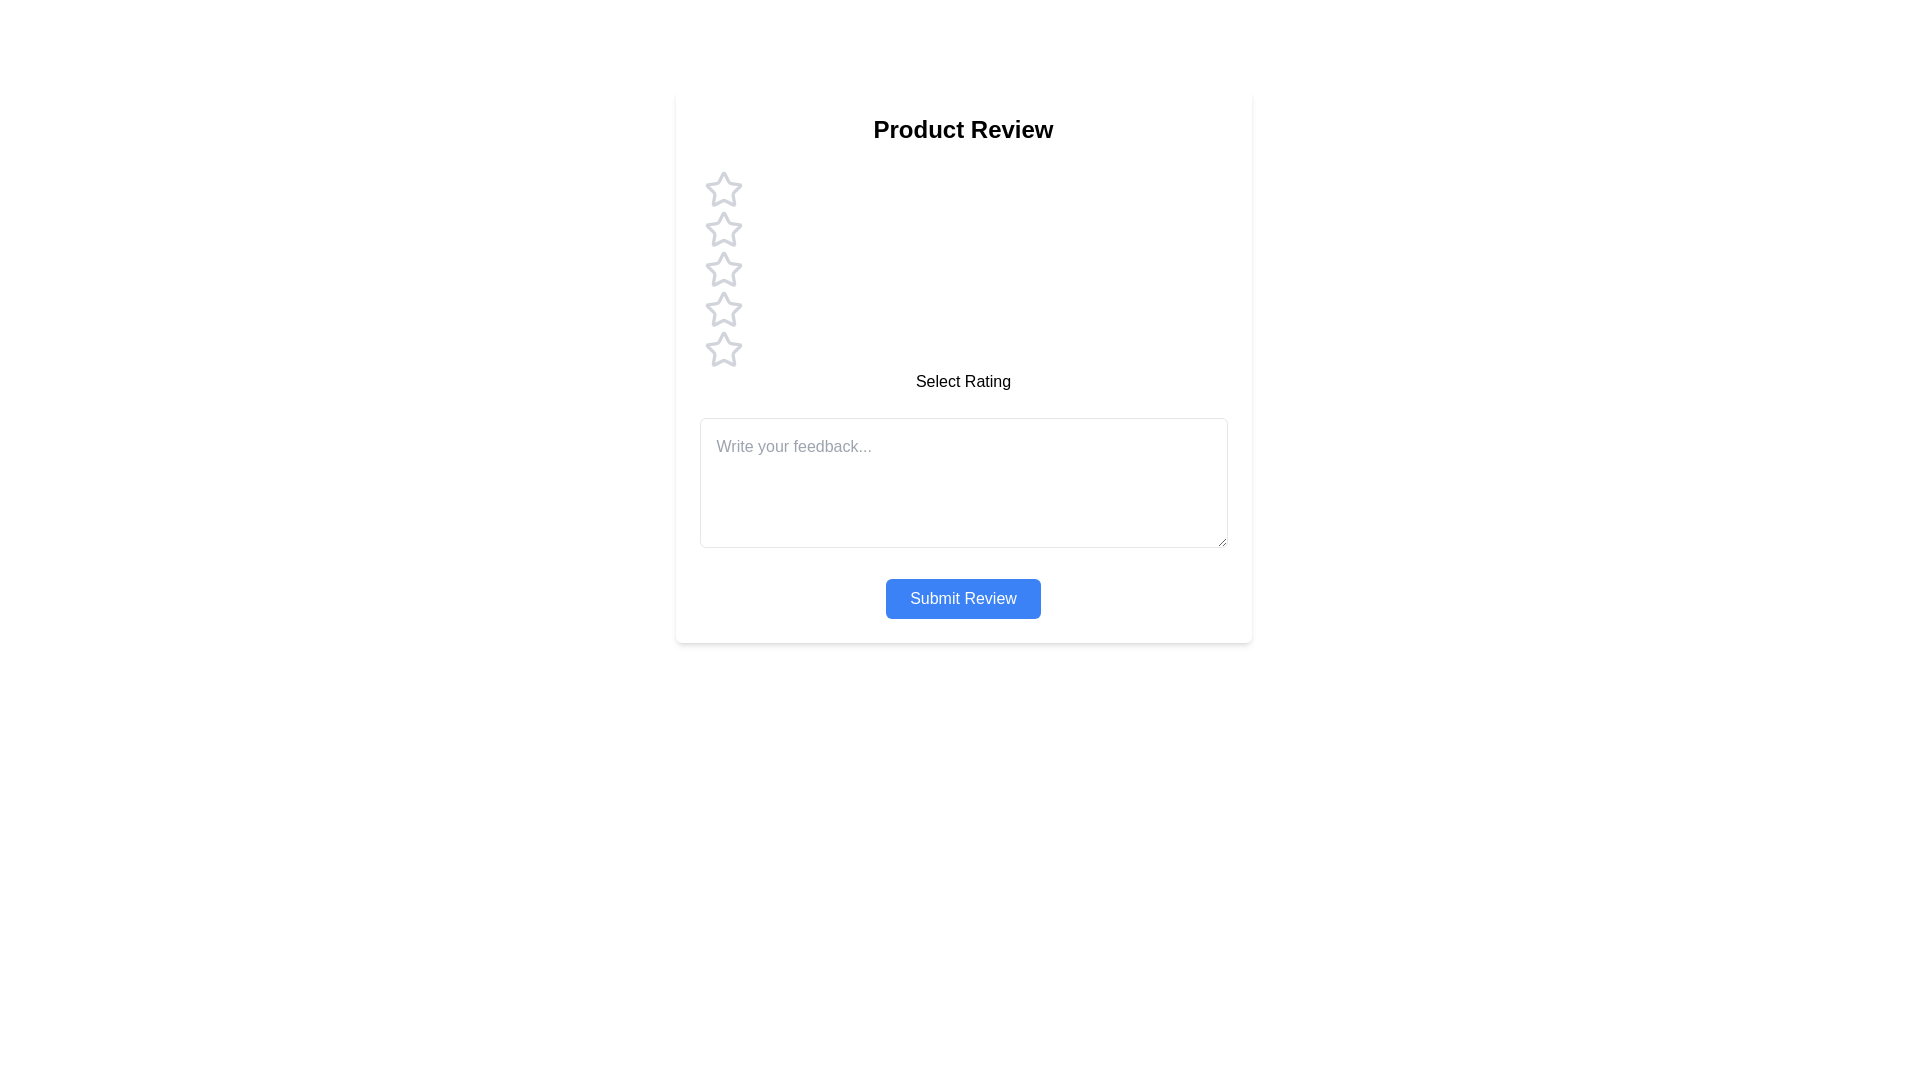 The image size is (1920, 1080). I want to click on the topmost Rating Star in the vertical list, so click(722, 189).